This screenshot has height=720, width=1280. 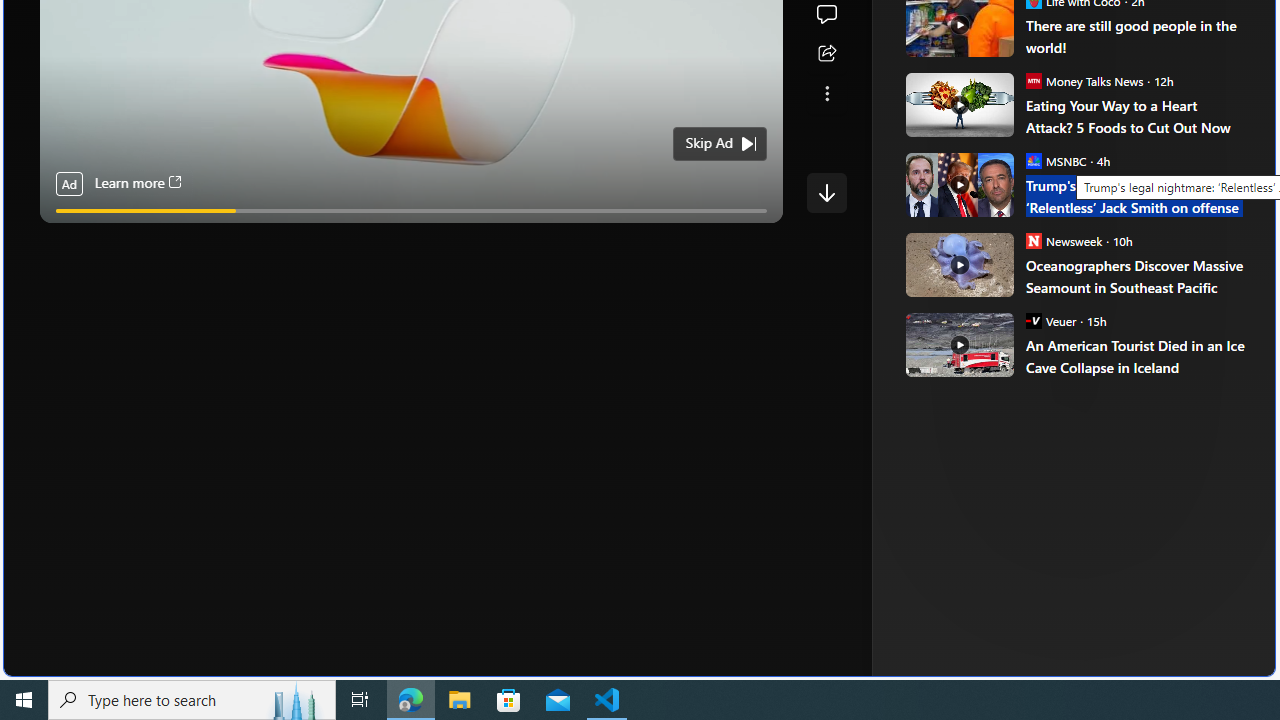 What do you see at coordinates (1033, 159) in the screenshot?
I see `'MSNBC'` at bounding box center [1033, 159].